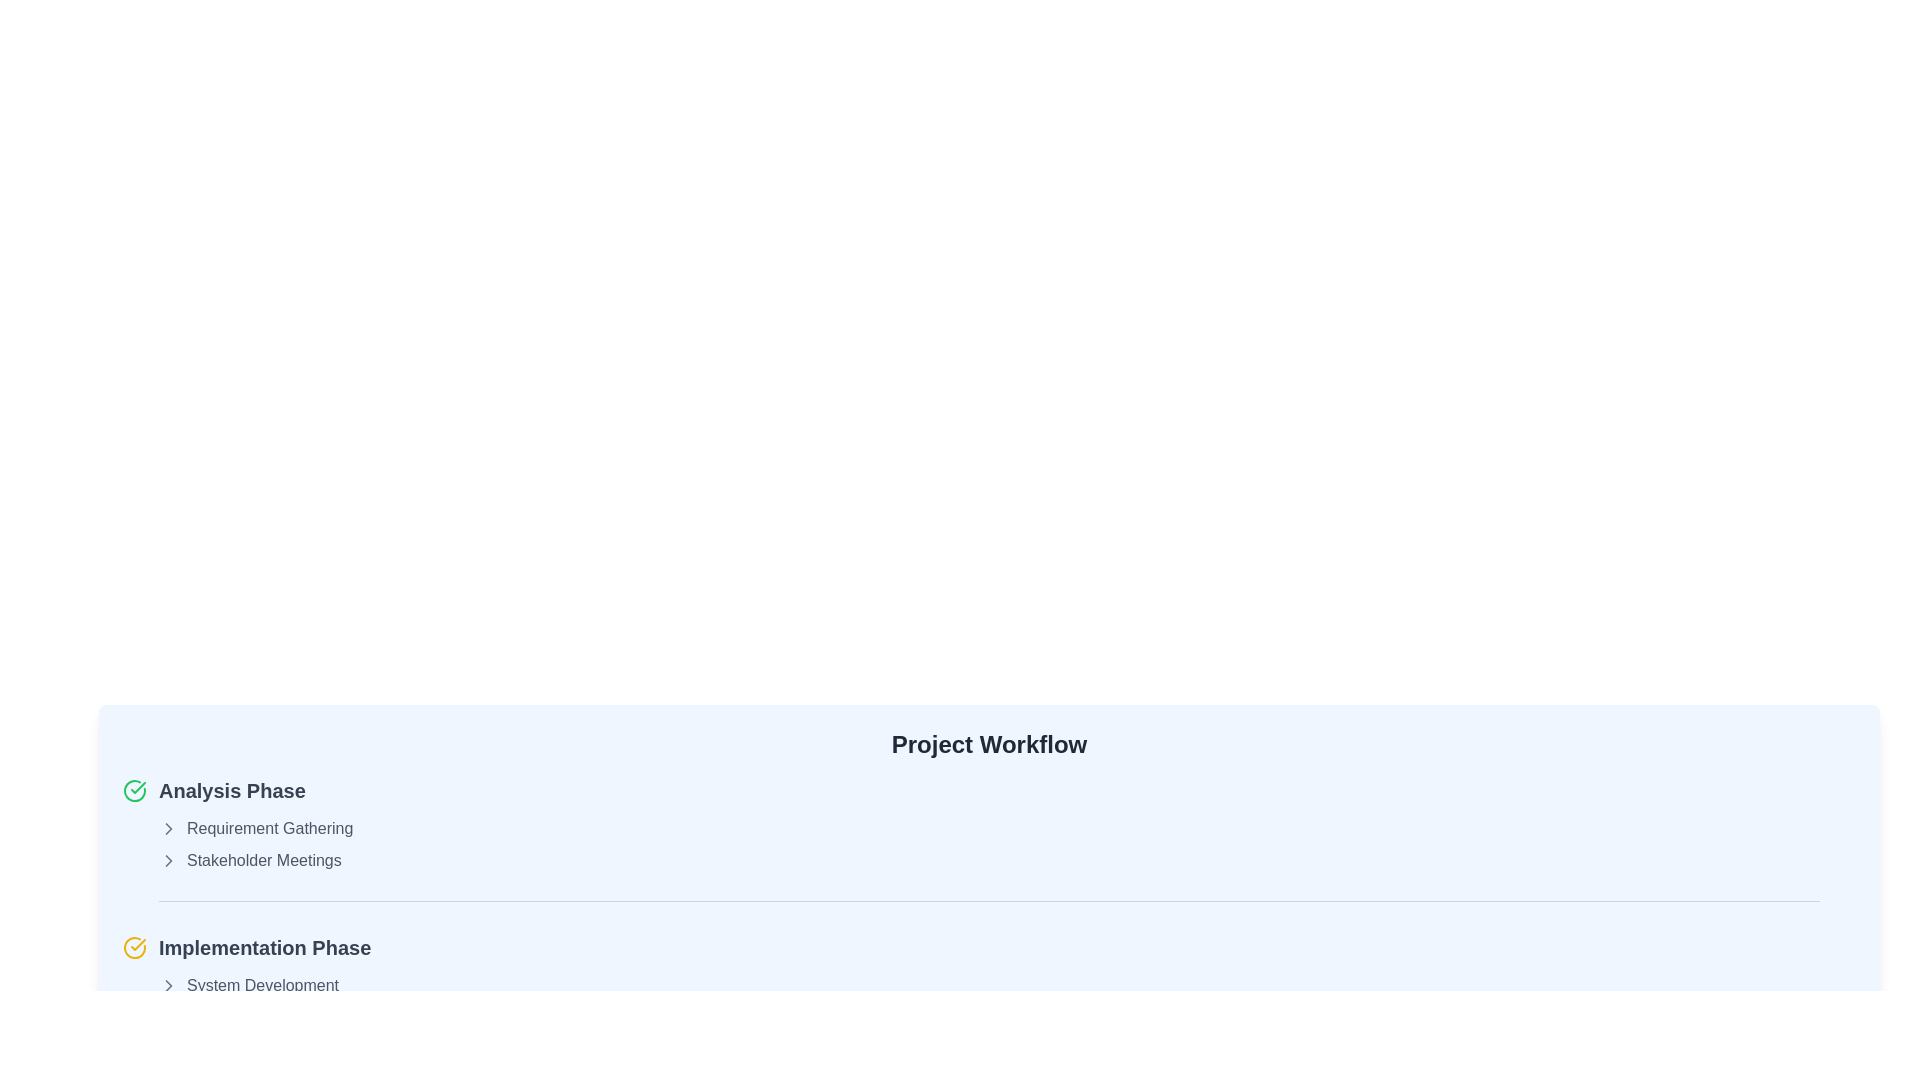  What do you see at coordinates (137, 945) in the screenshot?
I see `the check mark icon within the yellow circular SVG graphic, located in the 'Analysis Phase' section header` at bounding box center [137, 945].